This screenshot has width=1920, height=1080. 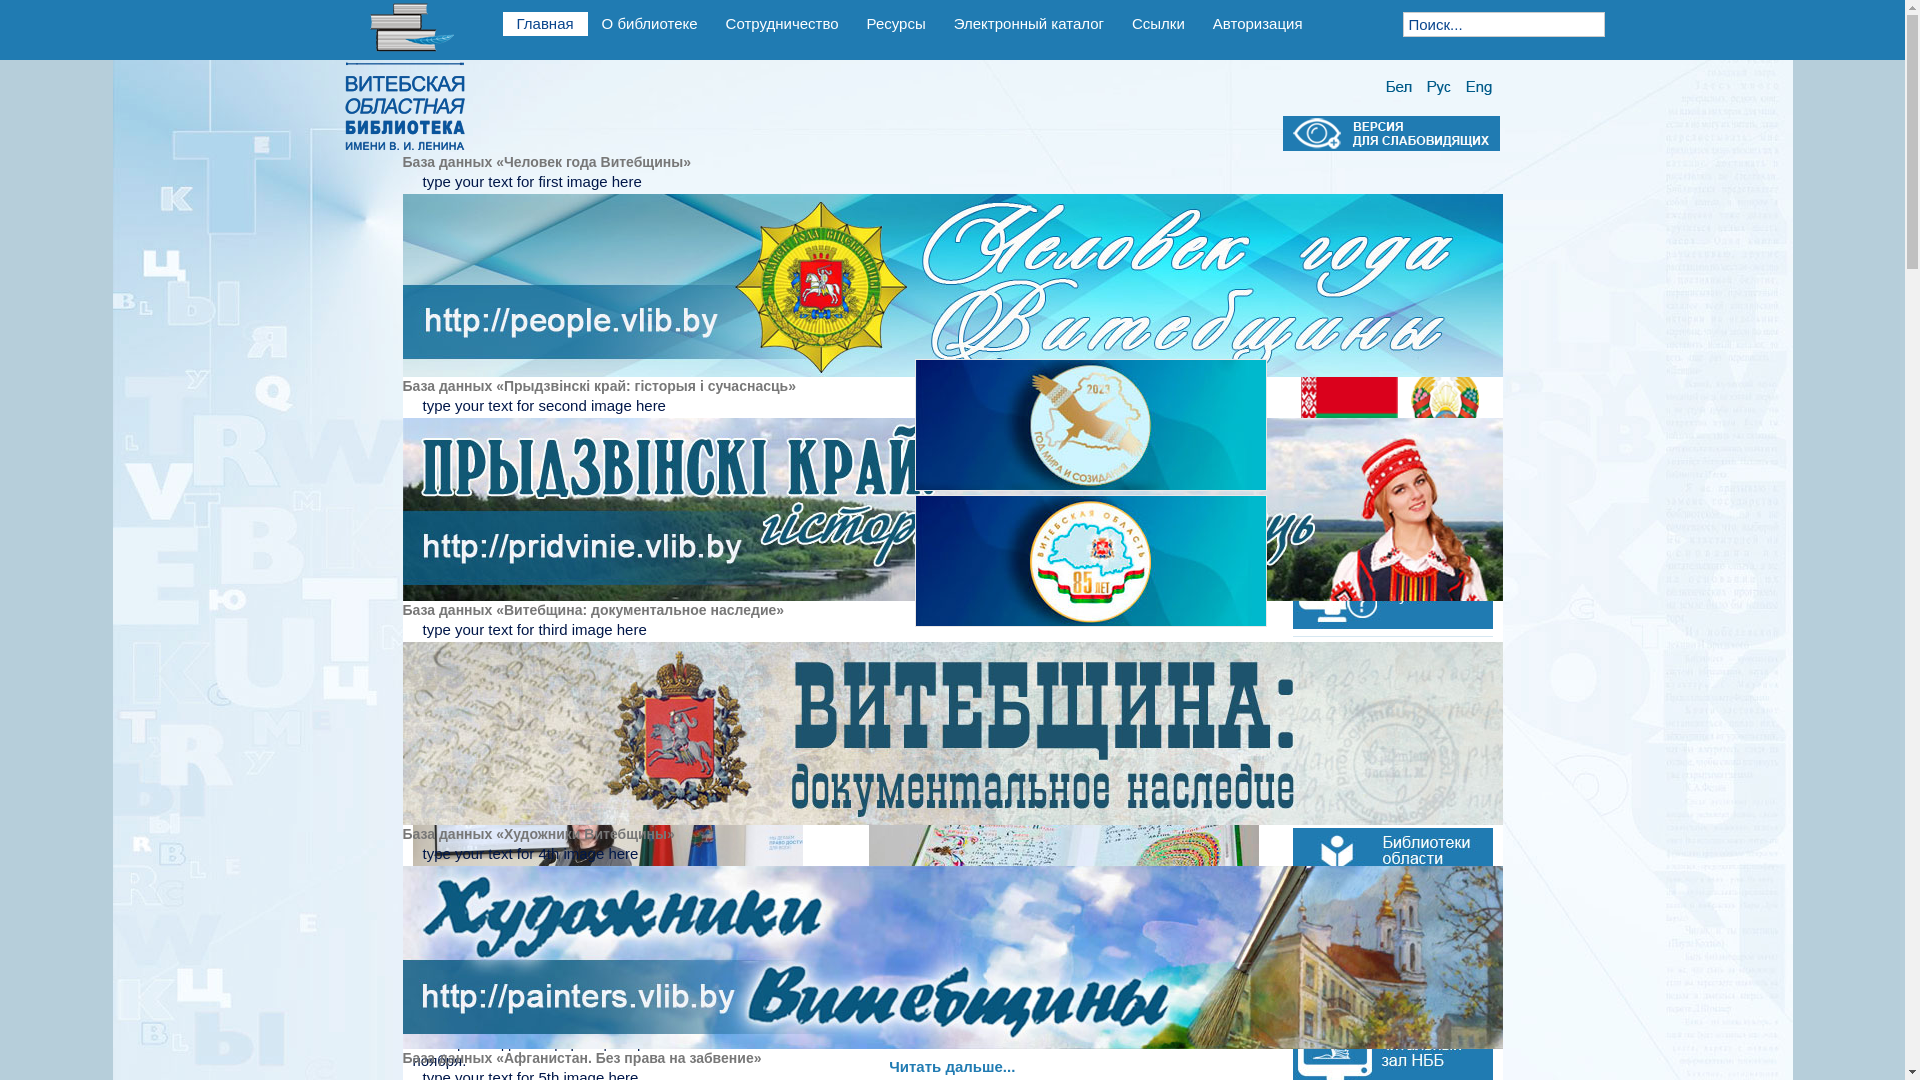 I want to click on 'Russian(RU)', so click(x=1421, y=87).